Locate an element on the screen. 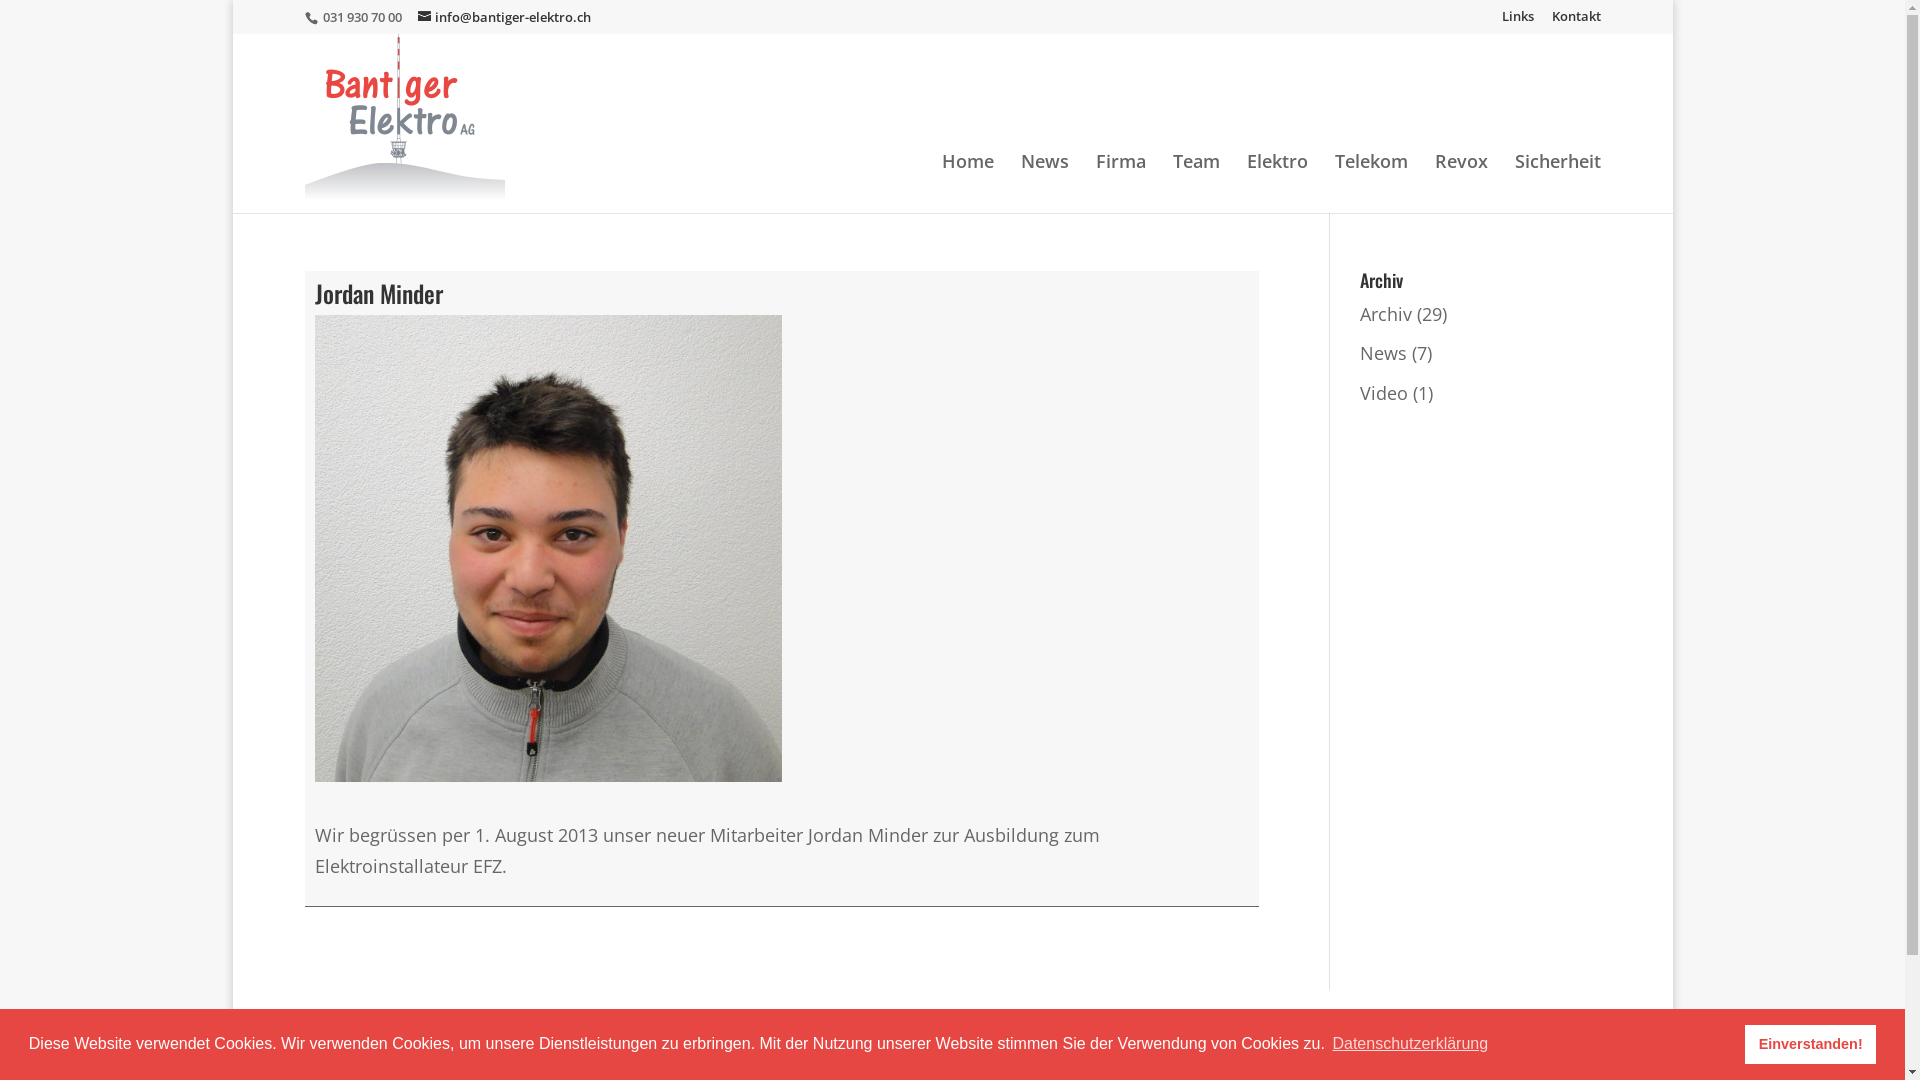 The width and height of the screenshot is (1920, 1080). 'Firma' is located at coordinates (1121, 183).